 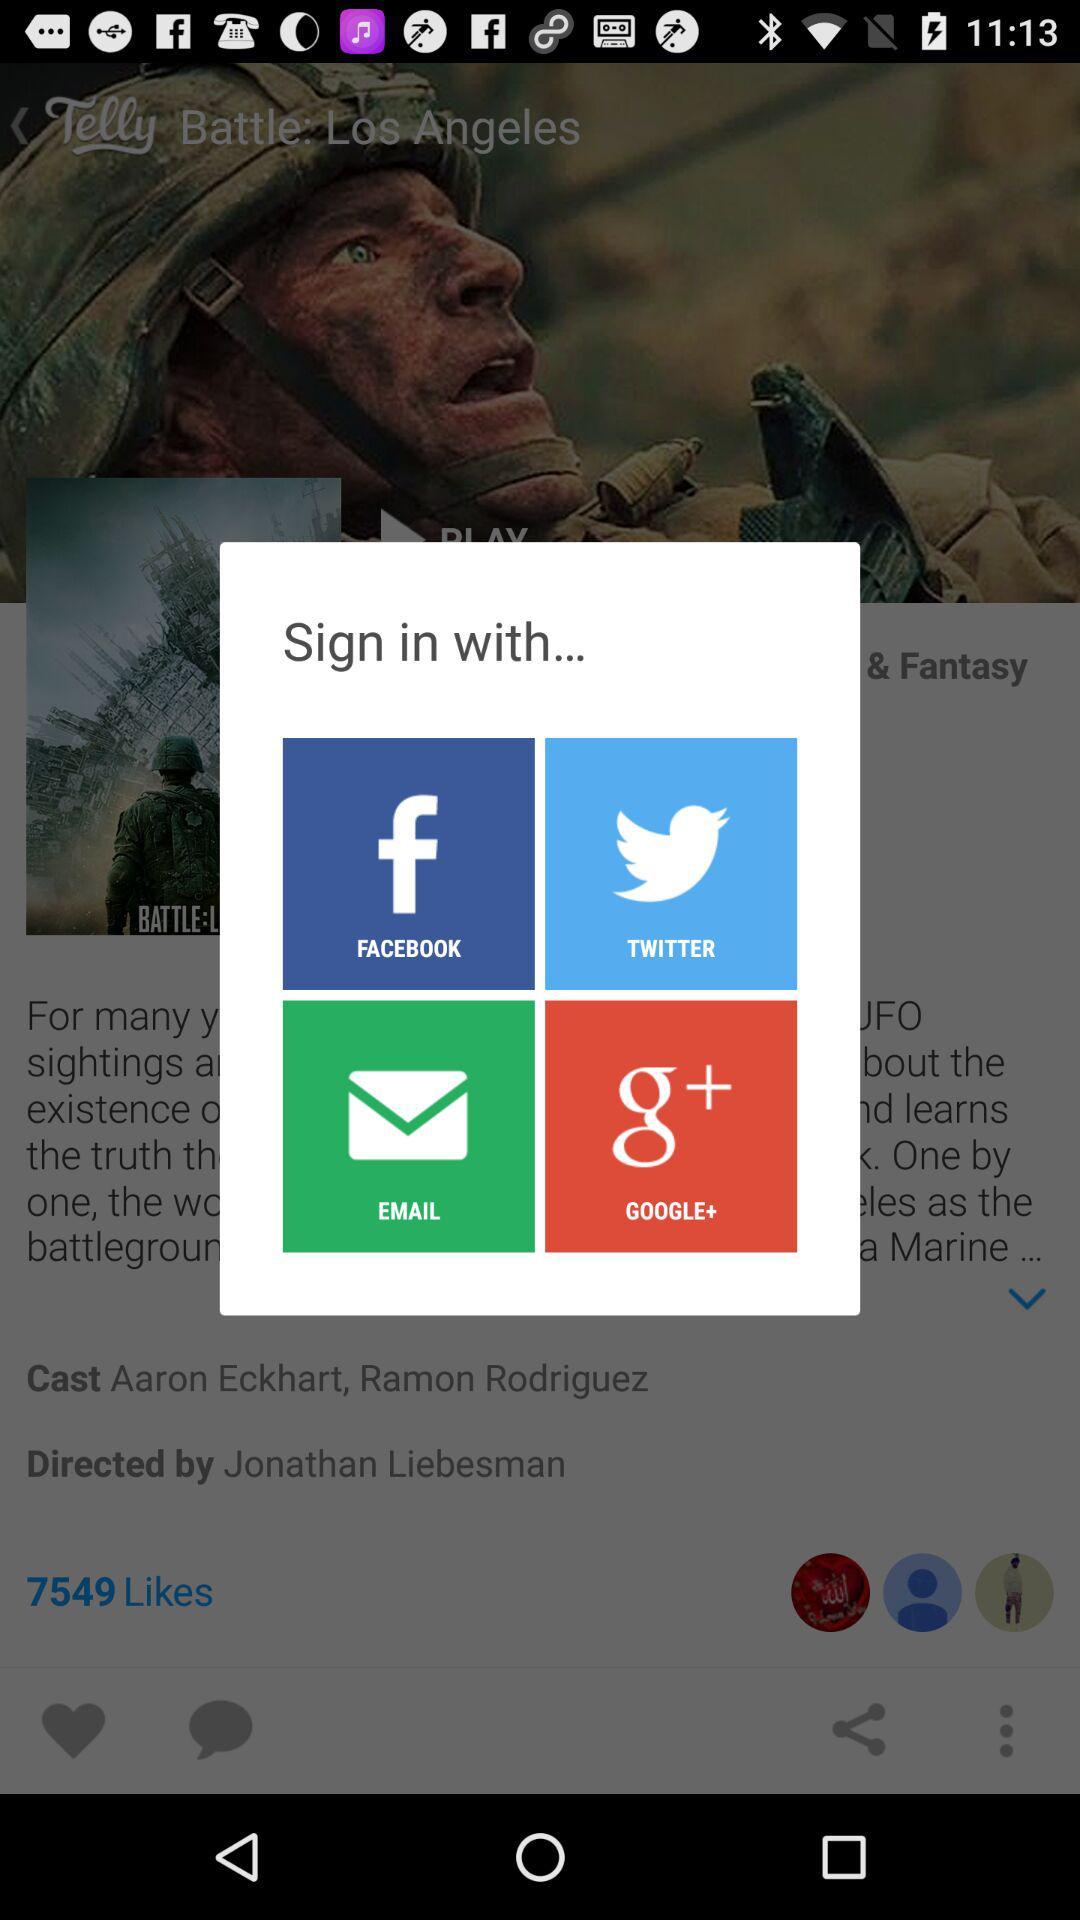 I want to click on the email item, so click(x=407, y=1125).